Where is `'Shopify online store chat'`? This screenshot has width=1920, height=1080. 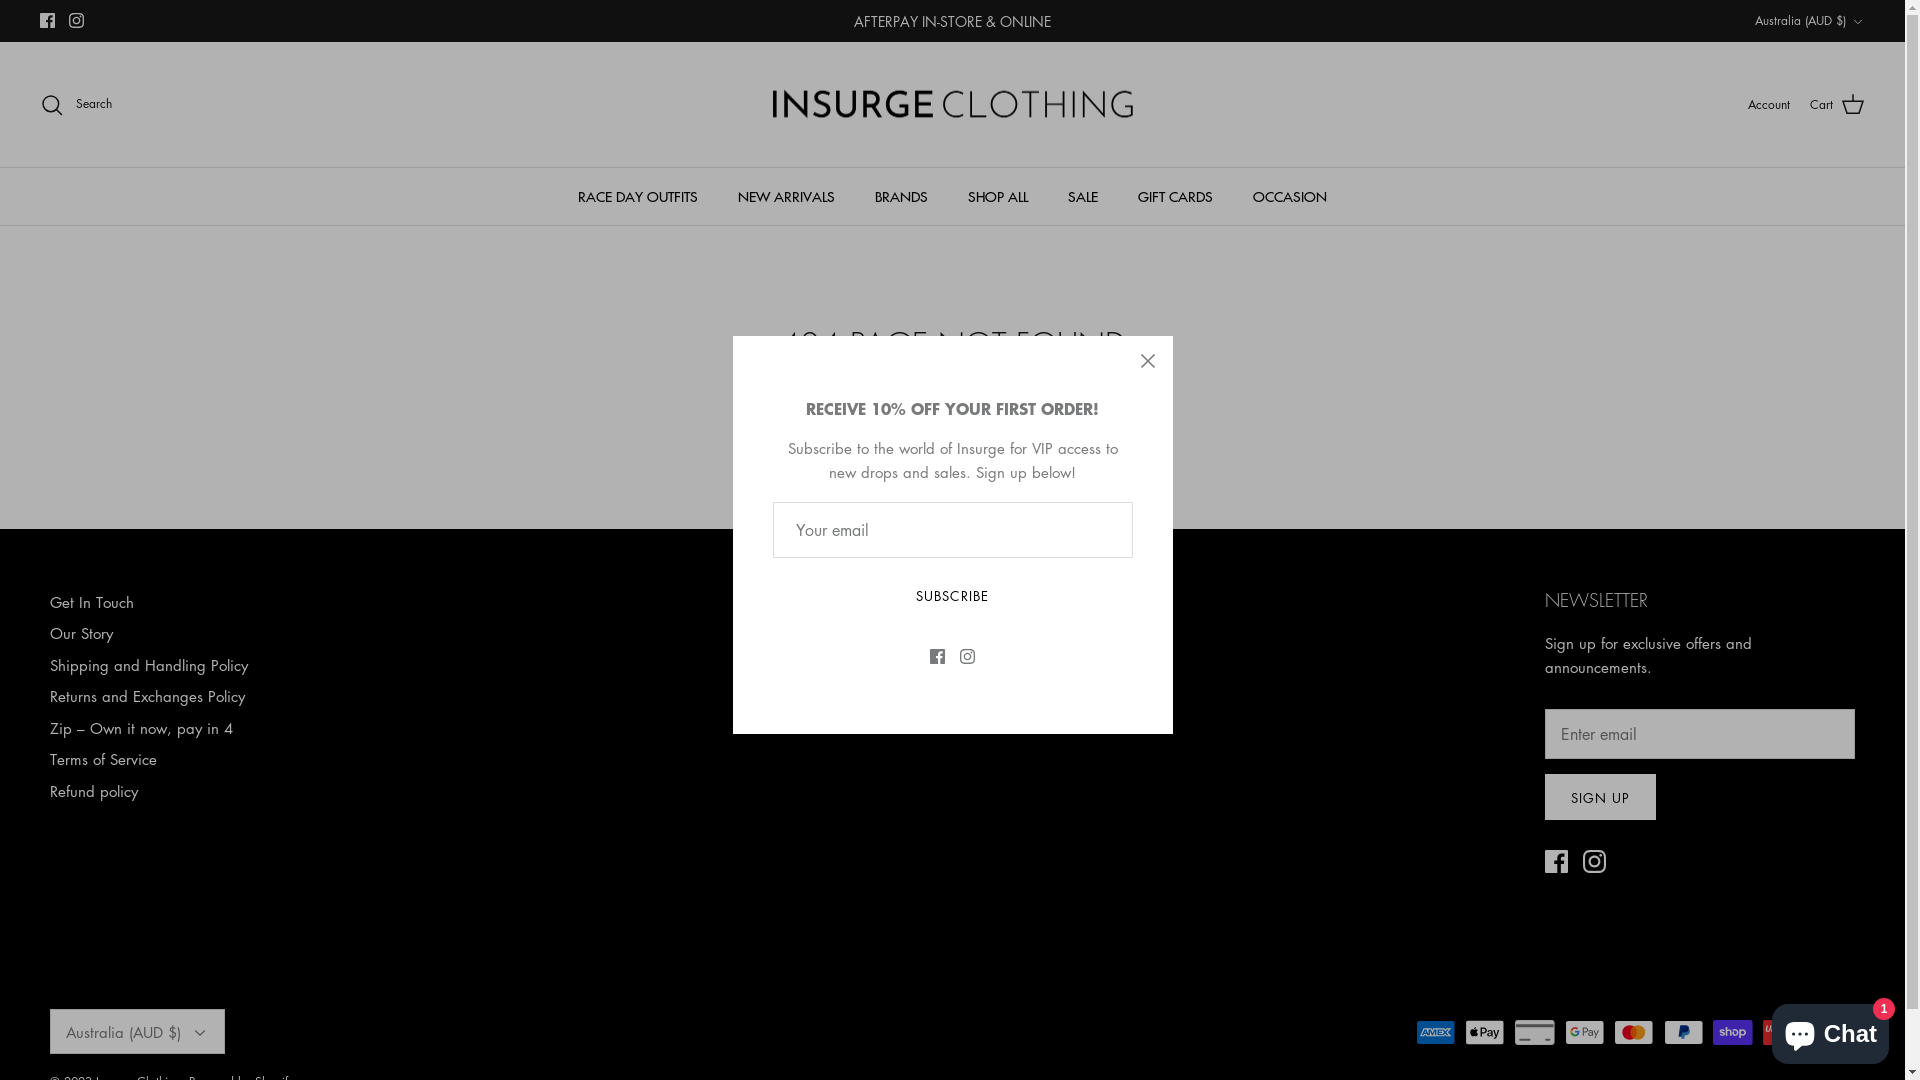
'Shopify online store chat' is located at coordinates (1766, 1029).